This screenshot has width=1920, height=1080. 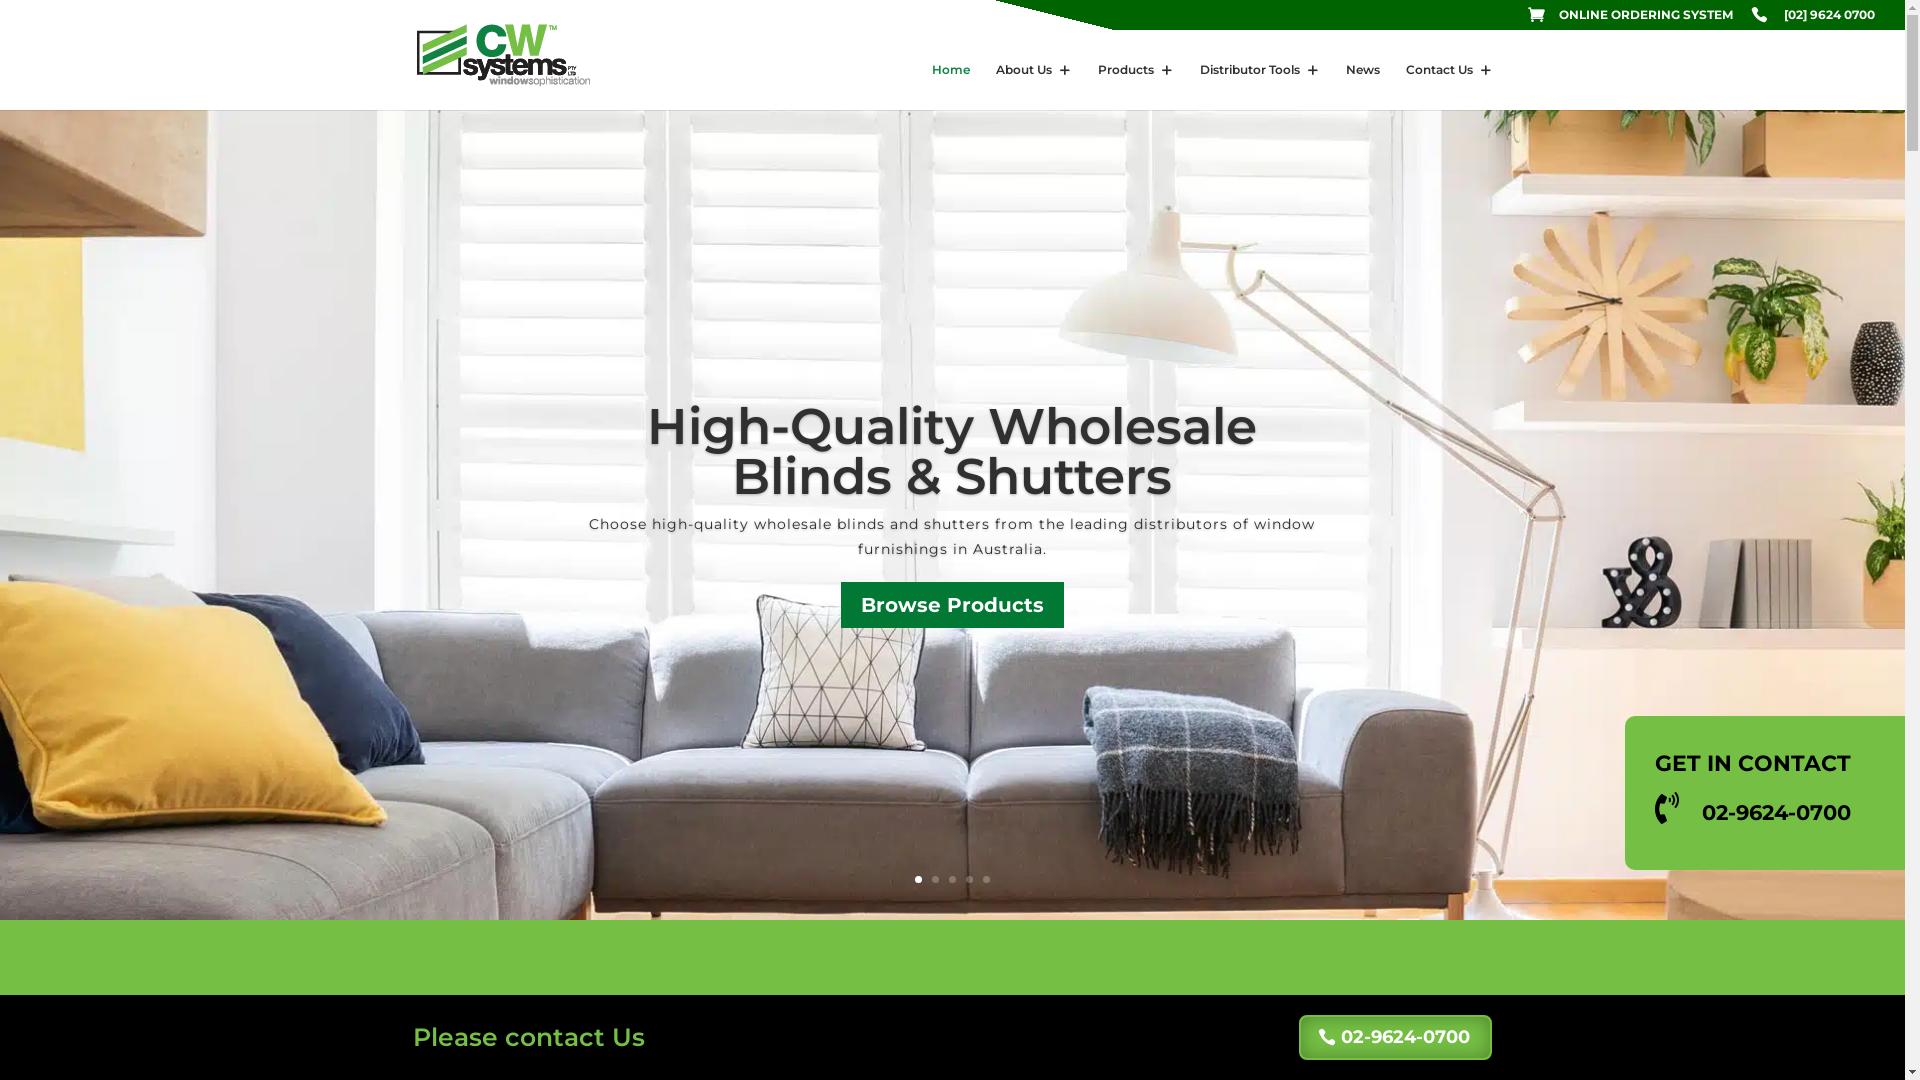 What do you see at coordinates (1258, 85) in the screenshot?
I see `'Distributor Tools'` at bounding box center [1258, 85].